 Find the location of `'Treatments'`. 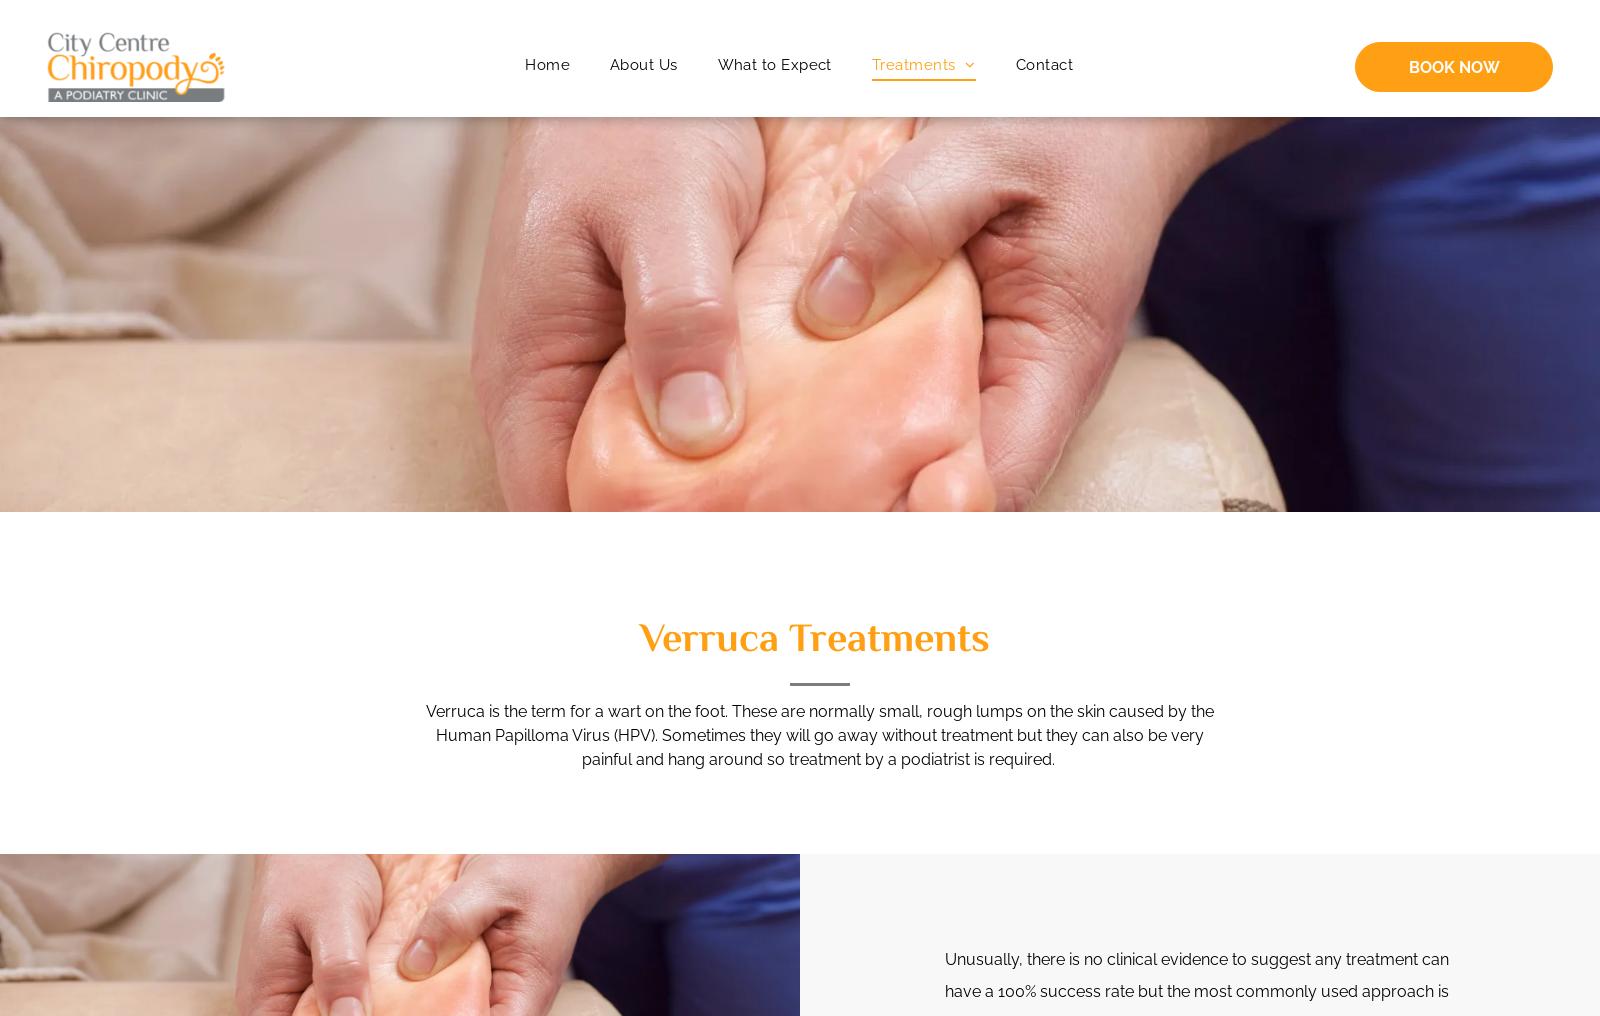

'Treatments' is located at coordinates (911, 64).